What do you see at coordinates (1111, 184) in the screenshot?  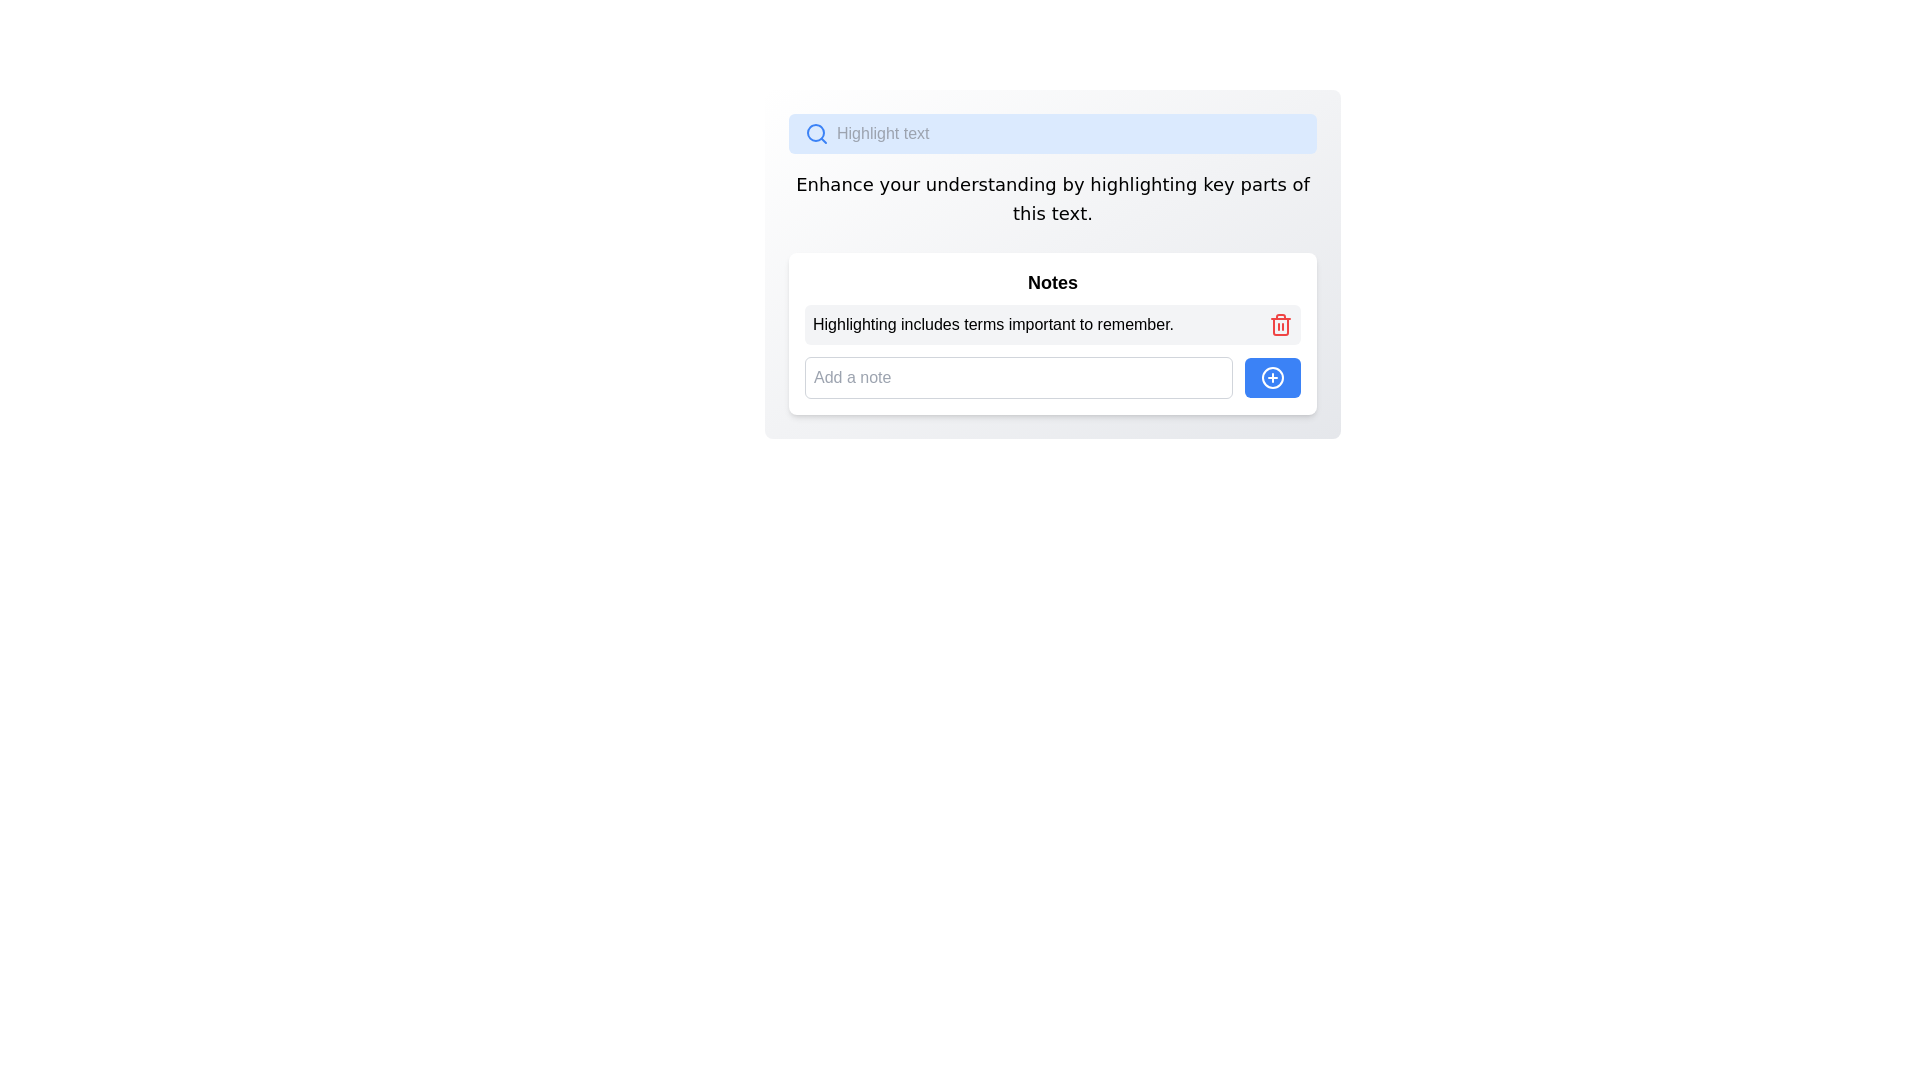 I see `the letter 'g' in the word 'highlighting' within the static text 'Enhance your understanding by highlighting key parts of this text.'` at bounding box center [1111, 184].